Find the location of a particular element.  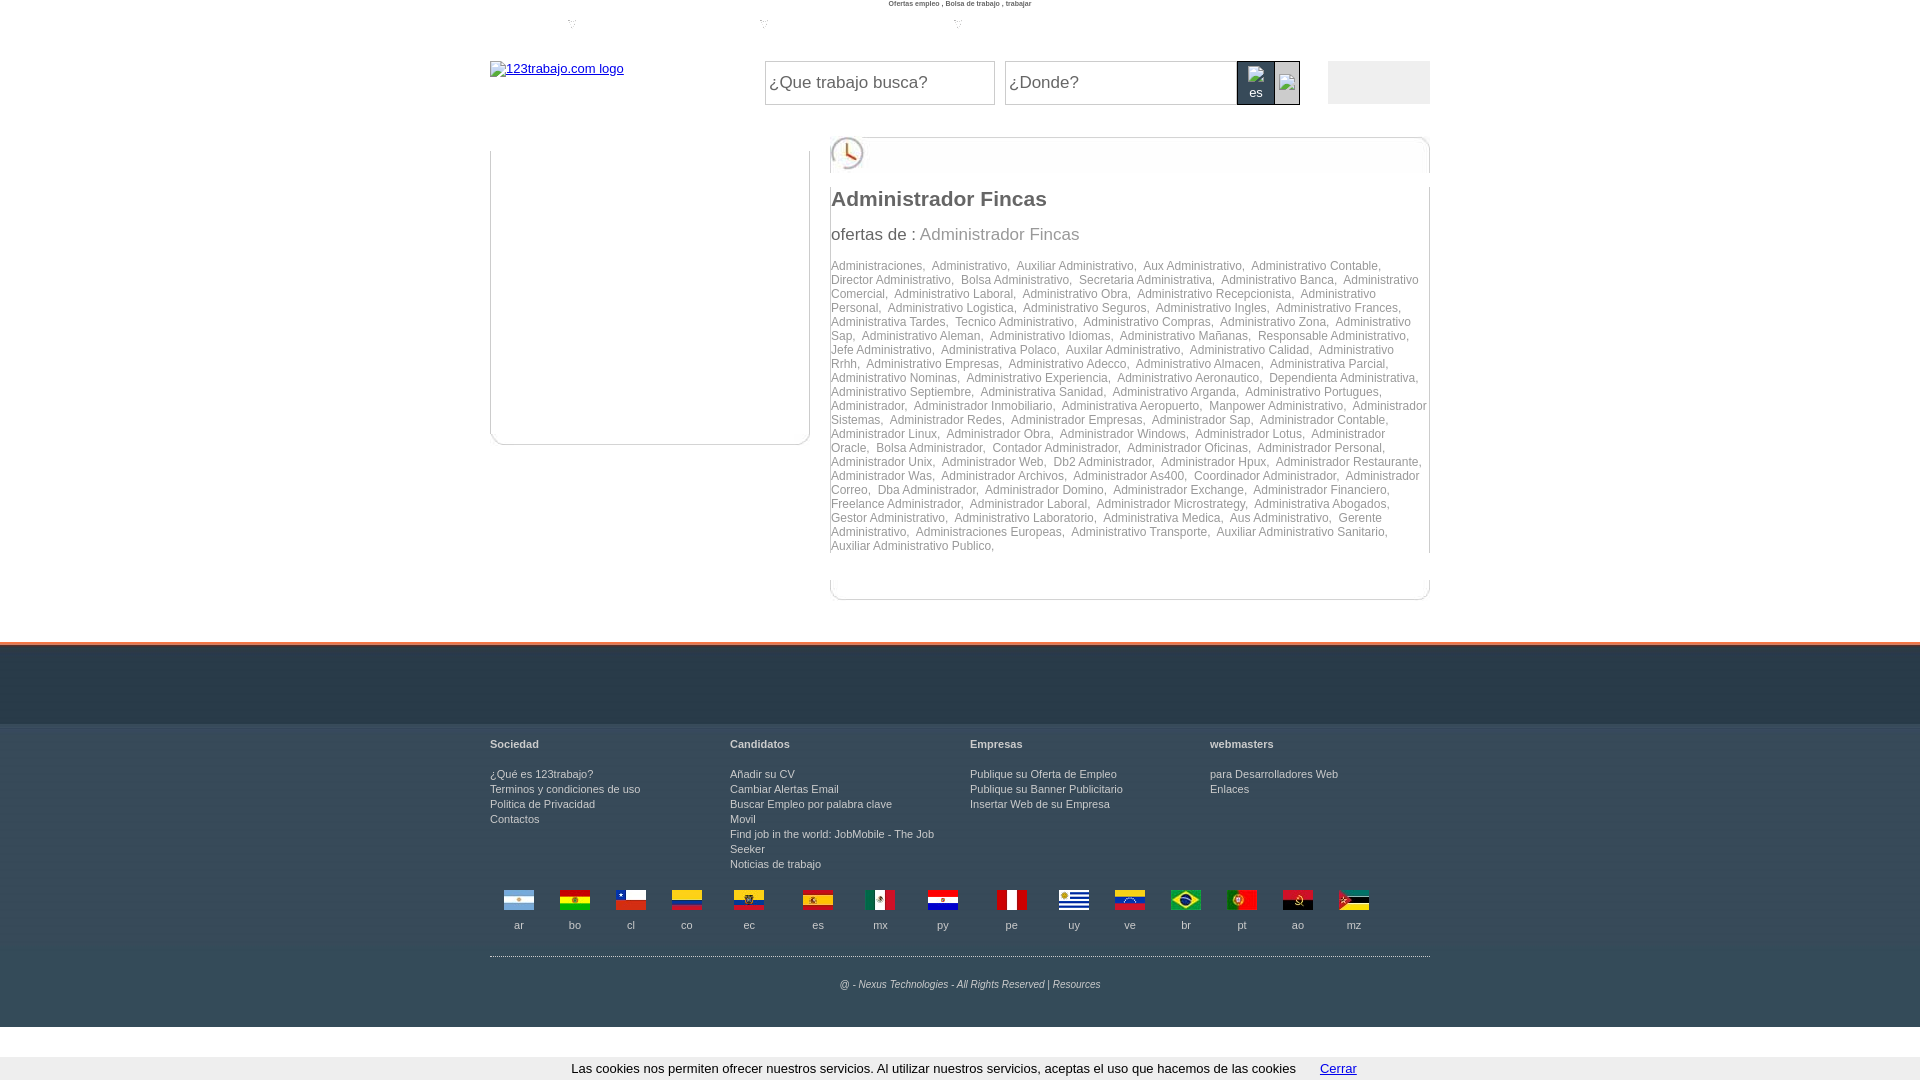

'Manpower Administrativo, ' is located at coordinates (1280, 405).